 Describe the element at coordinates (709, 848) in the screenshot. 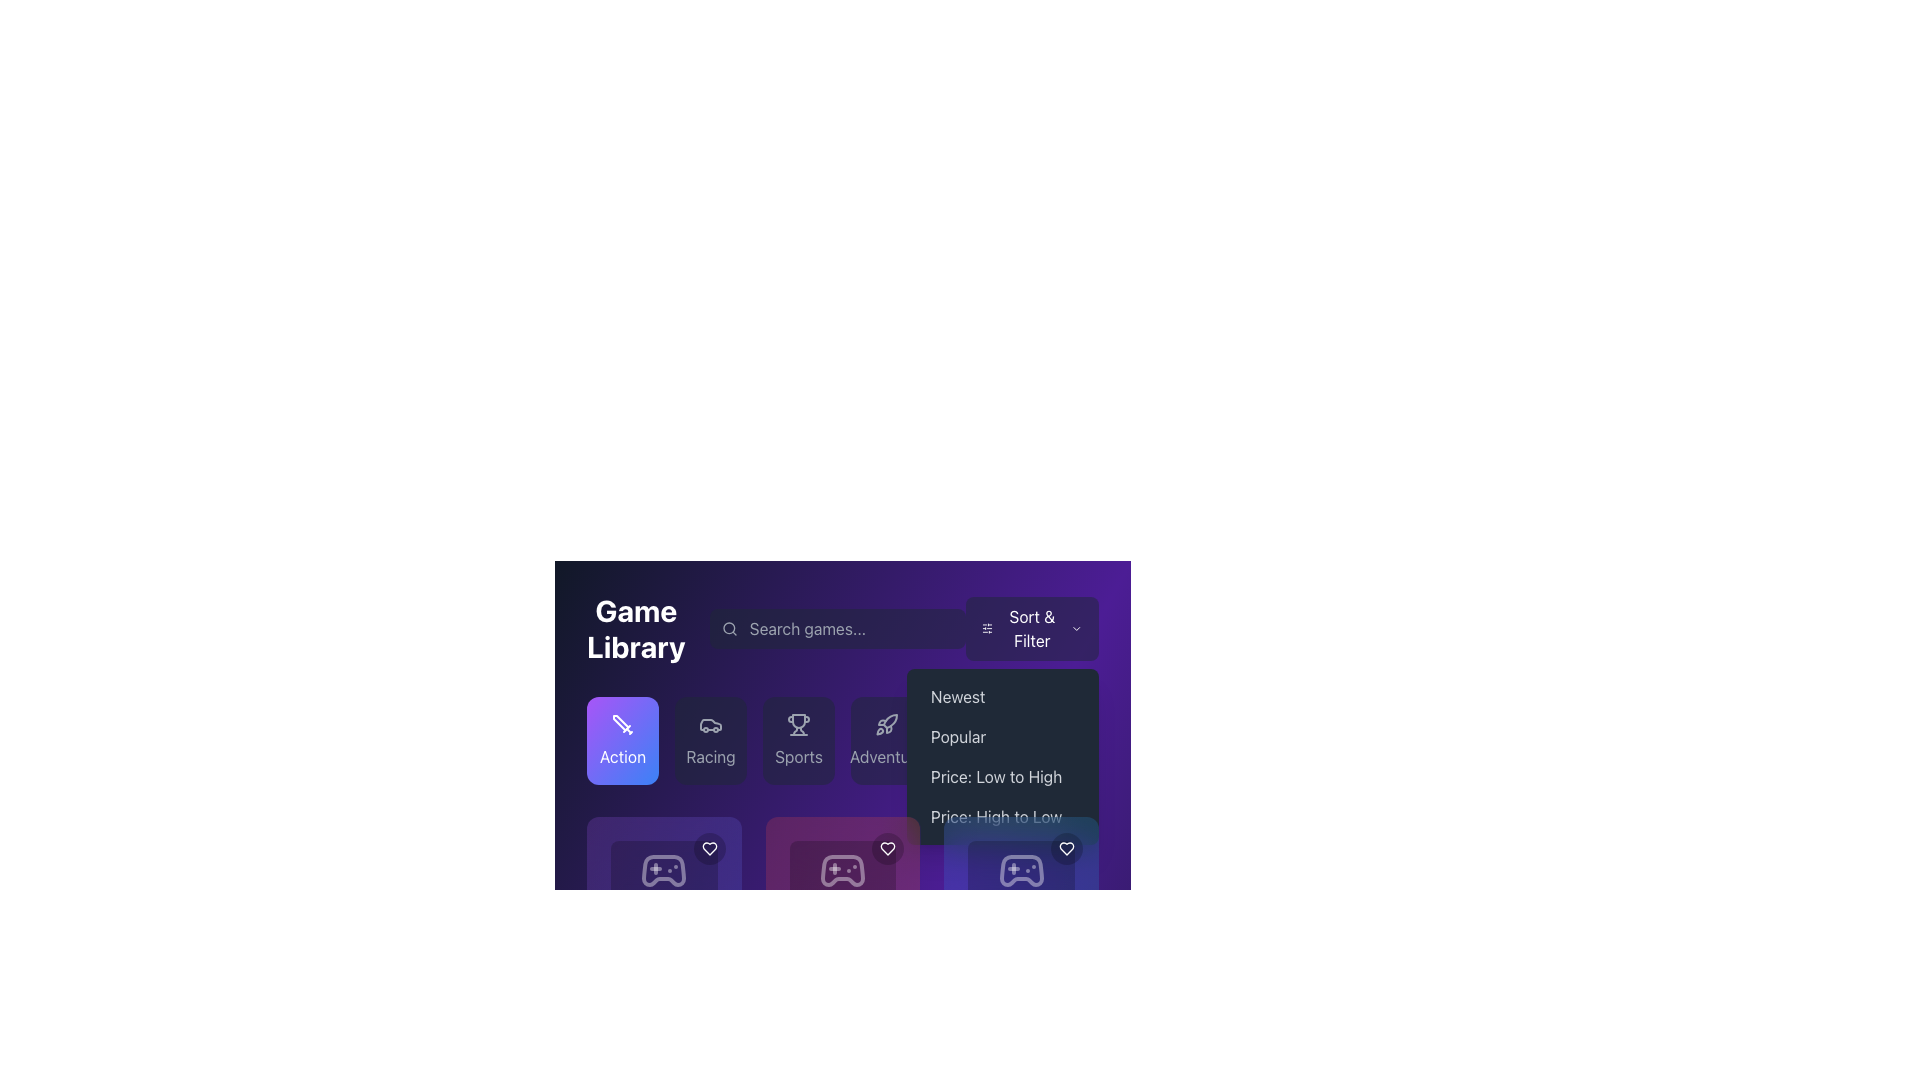

I see `the heart icon representing the 'favorite' or 'like' option` at that location.